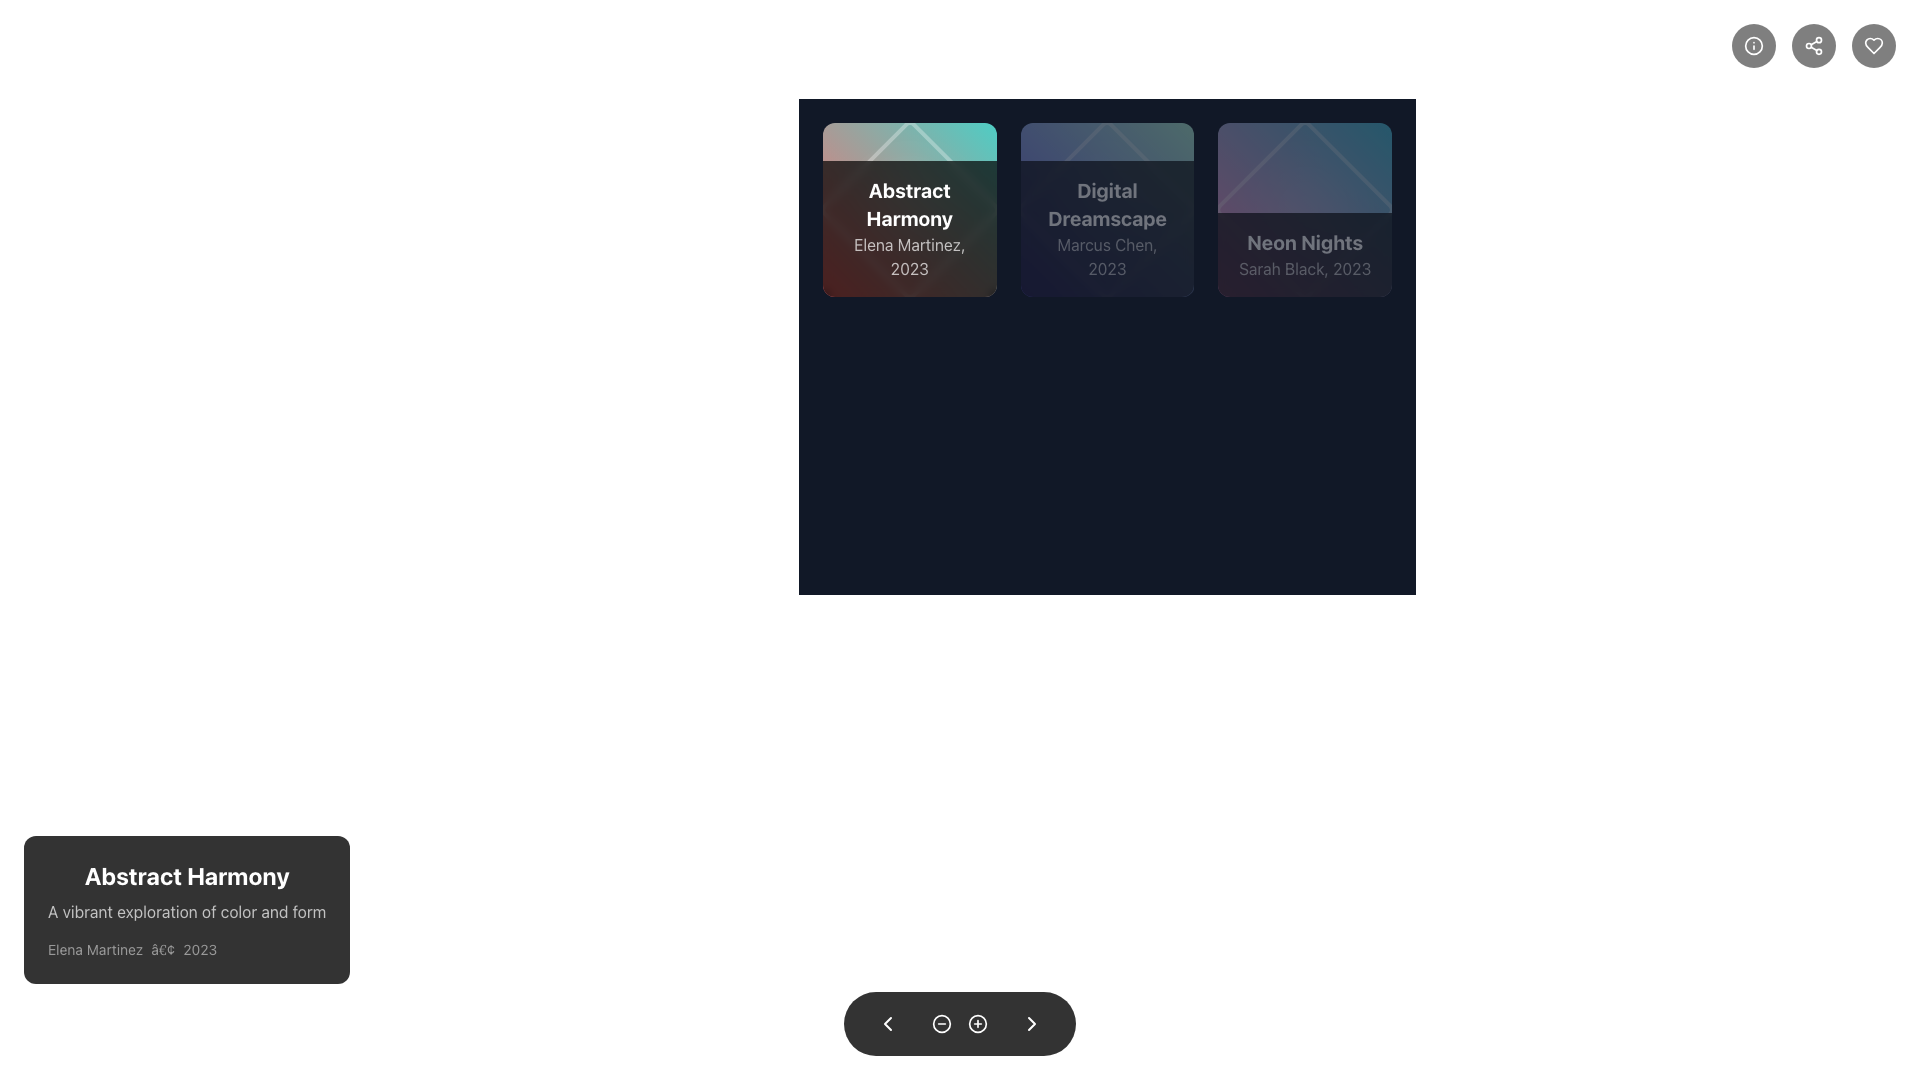  What do you see at coordinates (1872, 45) in the screenshot?
I see `the heart button located at the top-right corner of the interface, which is the third button in a row of similar circular buttons` at bounding box center [1872, 45].